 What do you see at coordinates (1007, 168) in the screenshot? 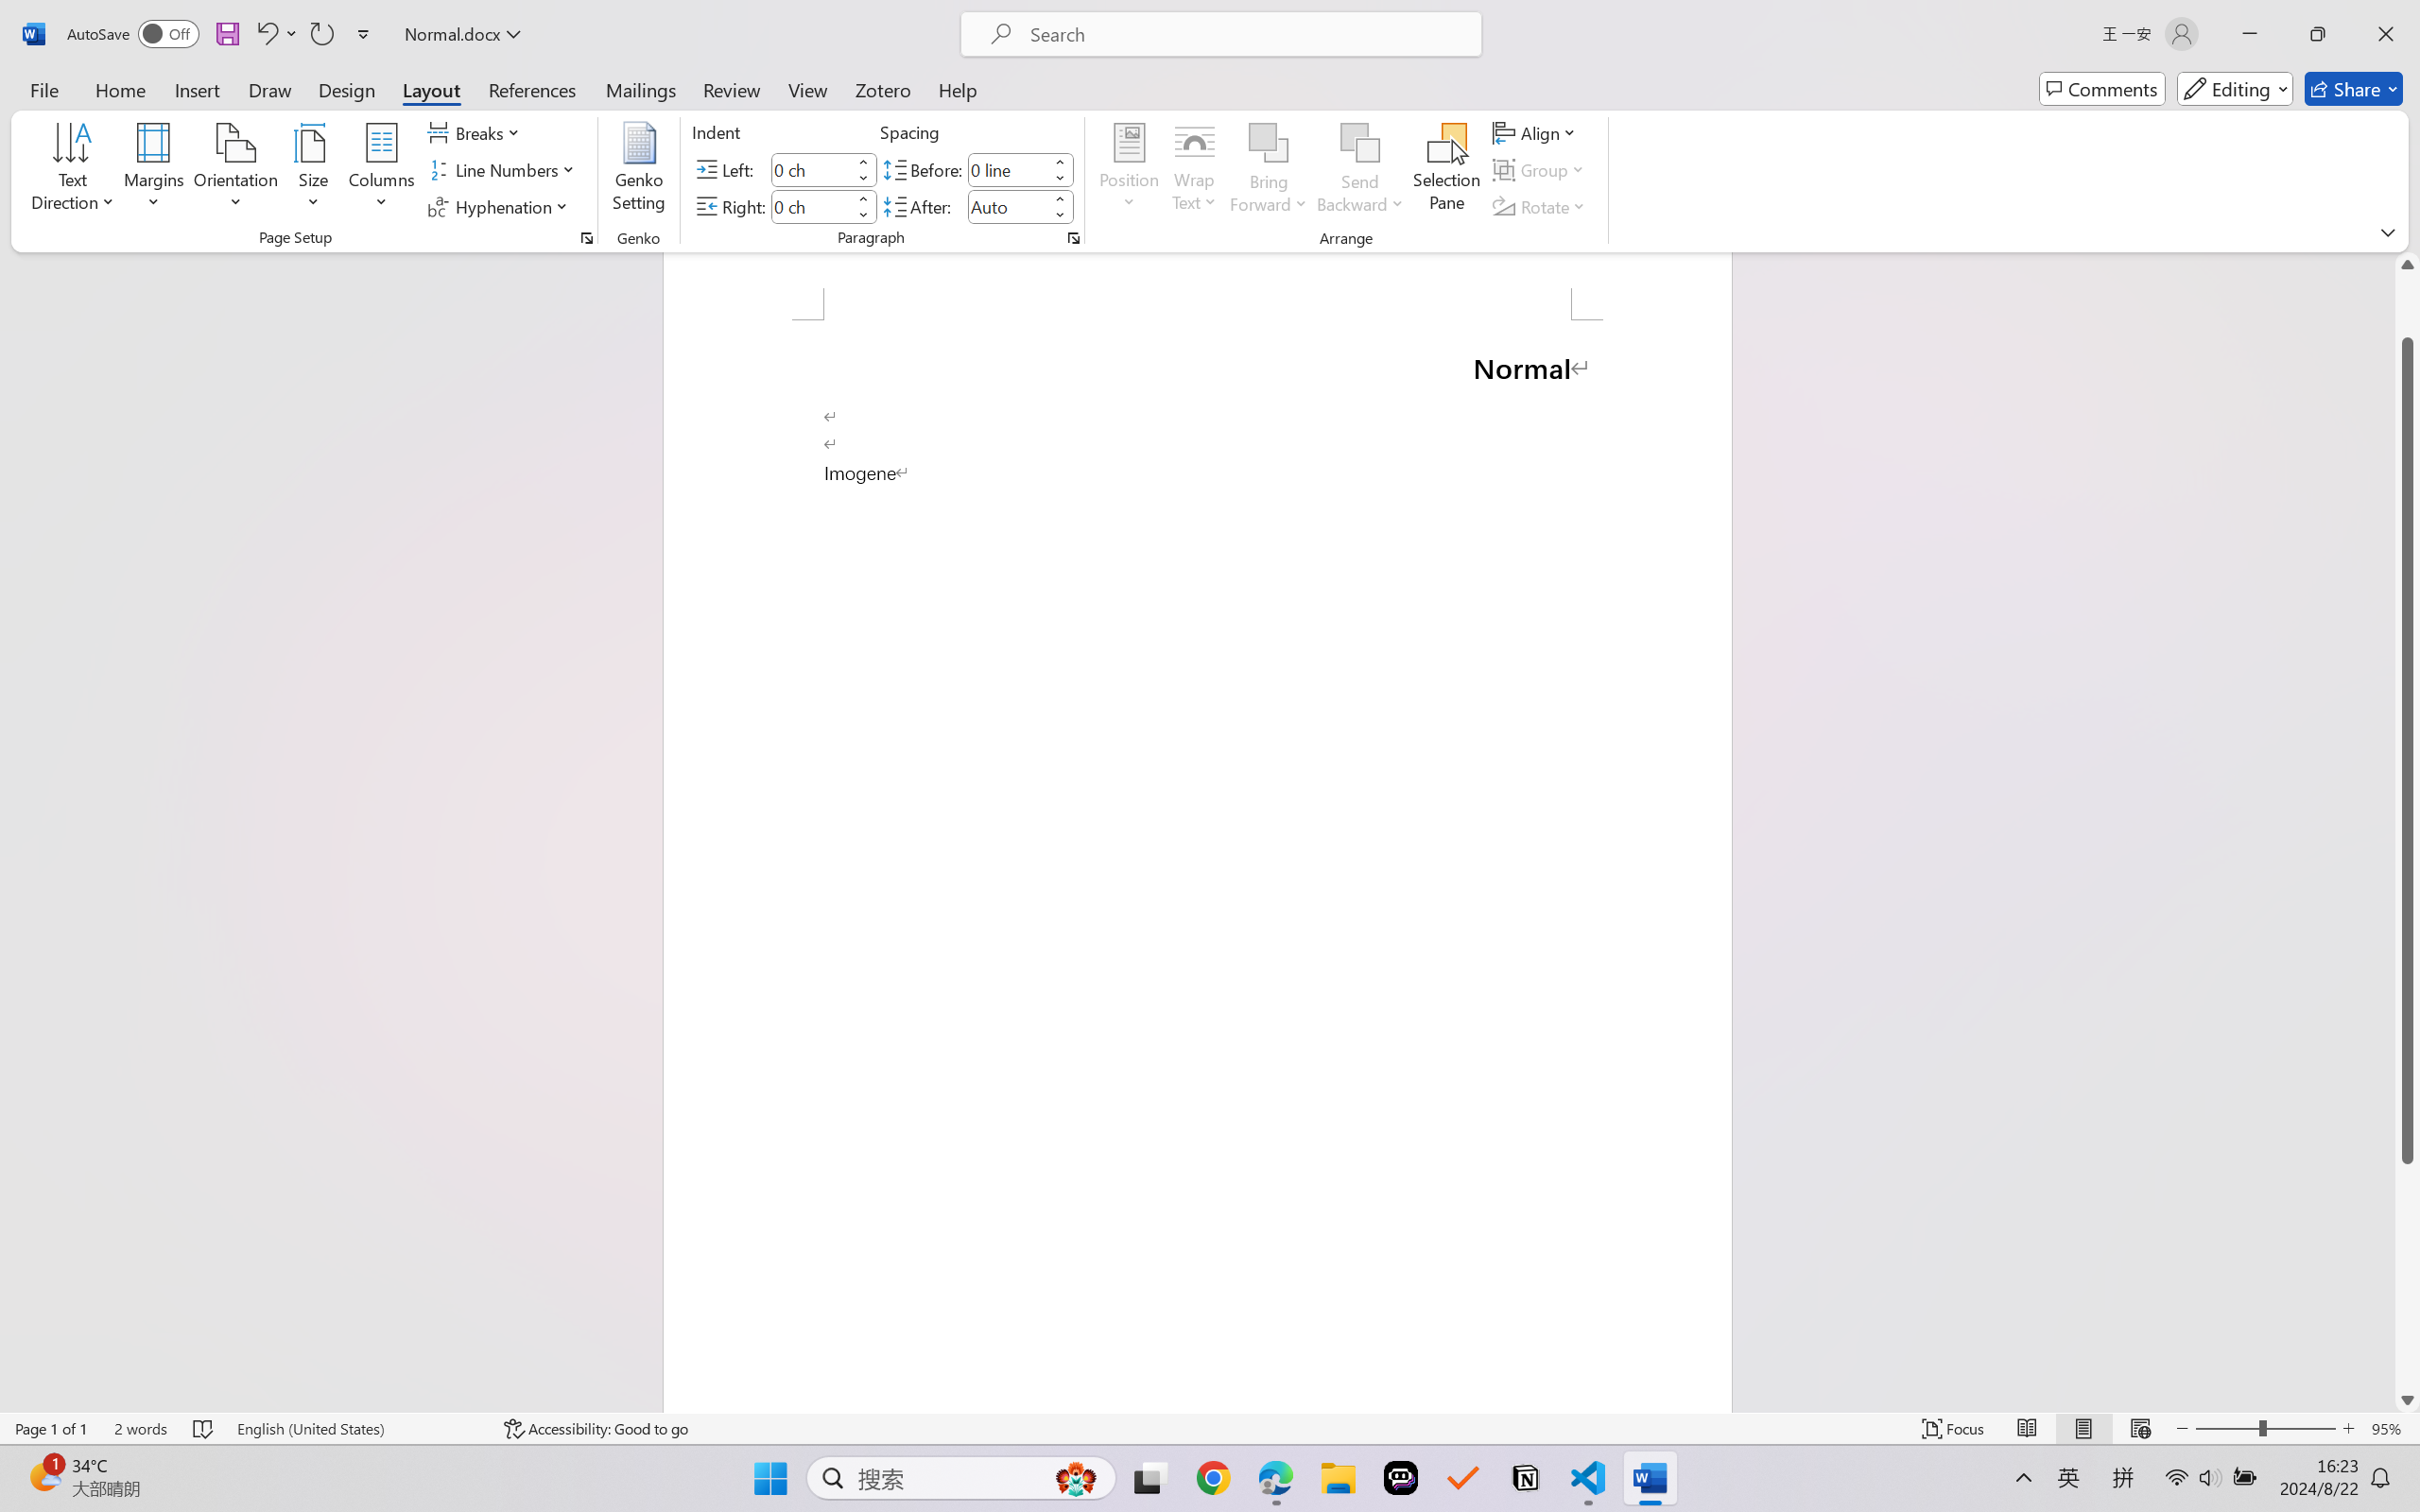
I see `'Spacing Before'` at bounding box center [1007, 168].